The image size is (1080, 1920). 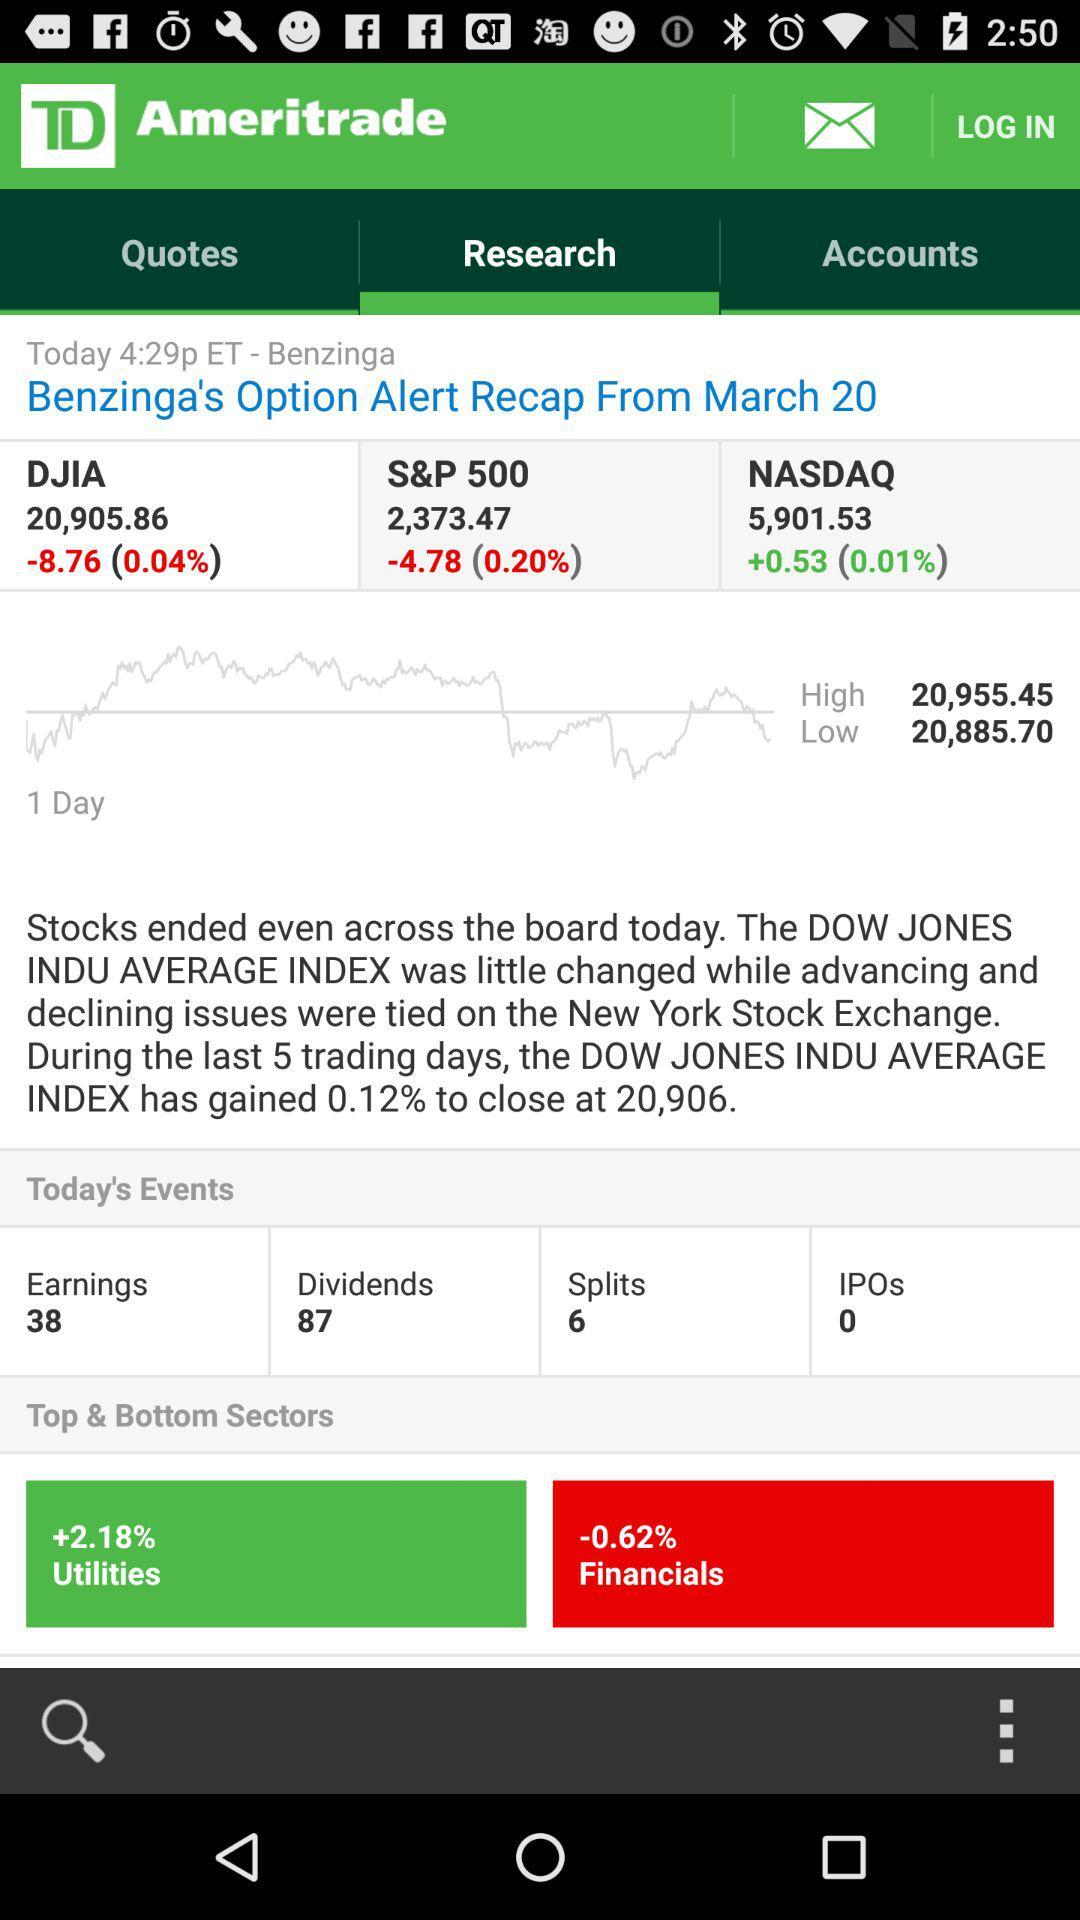 I want to click on search, so click(x=72, y=1730).